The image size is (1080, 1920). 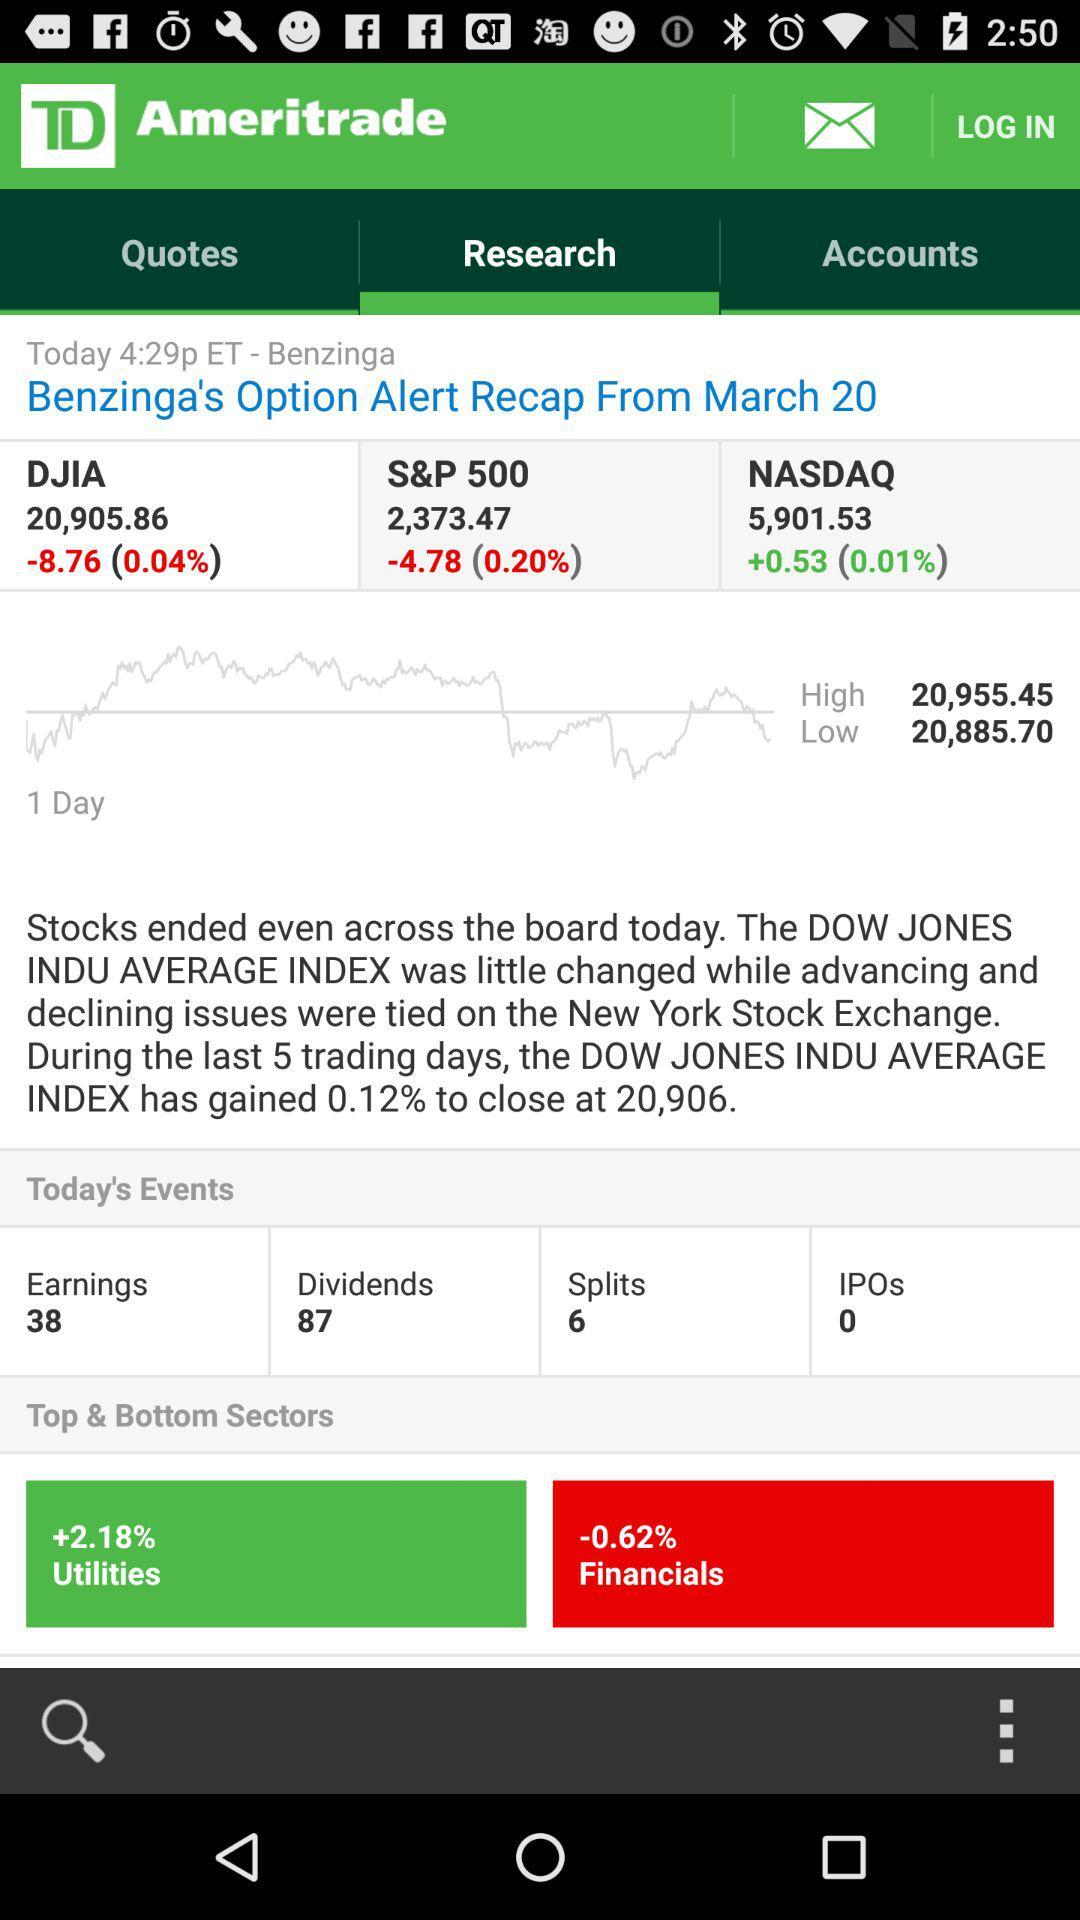 I want to click on search, so click(x=72, y=1730).